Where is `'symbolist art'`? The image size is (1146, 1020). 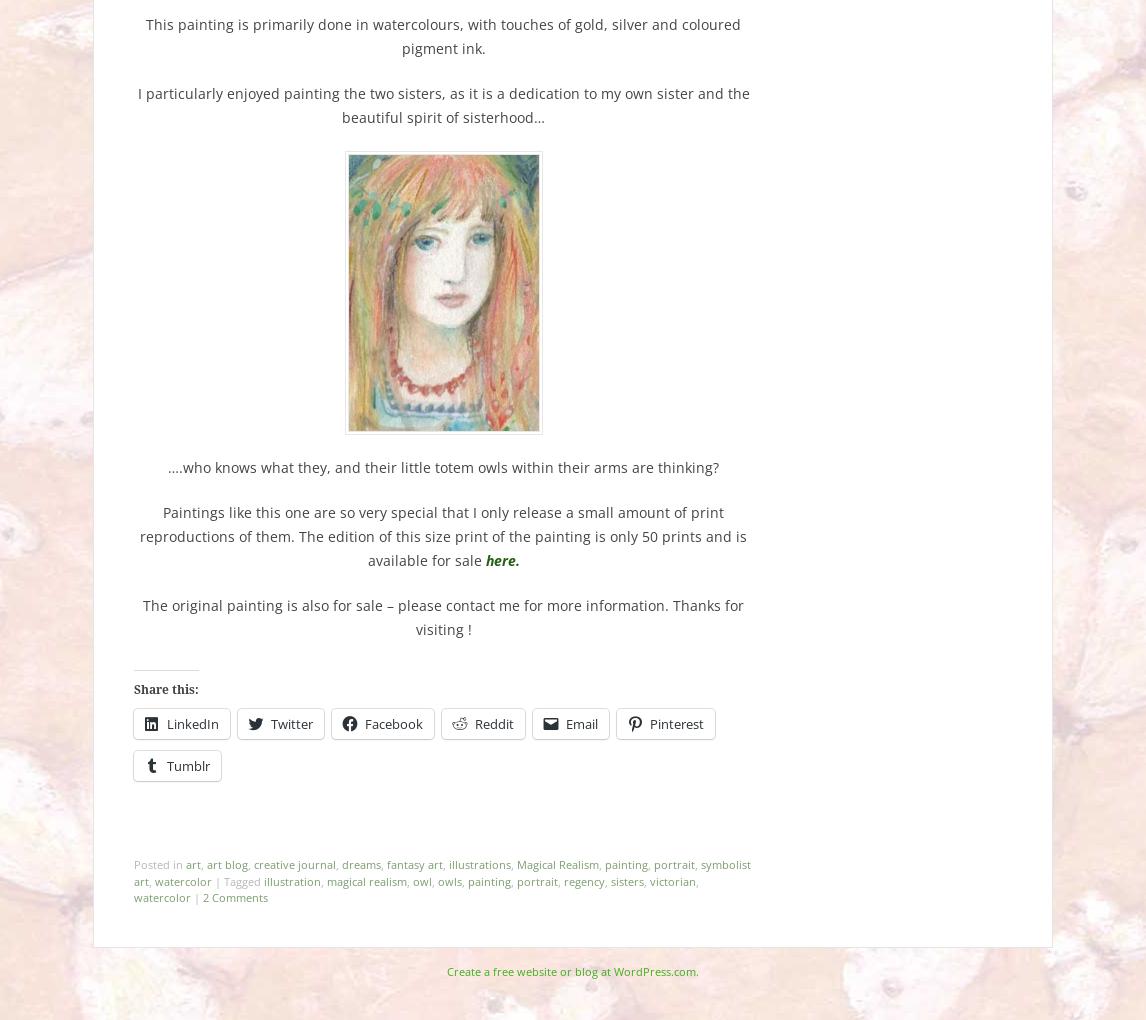
'symbolist art' is located at coordinates (441, 871).